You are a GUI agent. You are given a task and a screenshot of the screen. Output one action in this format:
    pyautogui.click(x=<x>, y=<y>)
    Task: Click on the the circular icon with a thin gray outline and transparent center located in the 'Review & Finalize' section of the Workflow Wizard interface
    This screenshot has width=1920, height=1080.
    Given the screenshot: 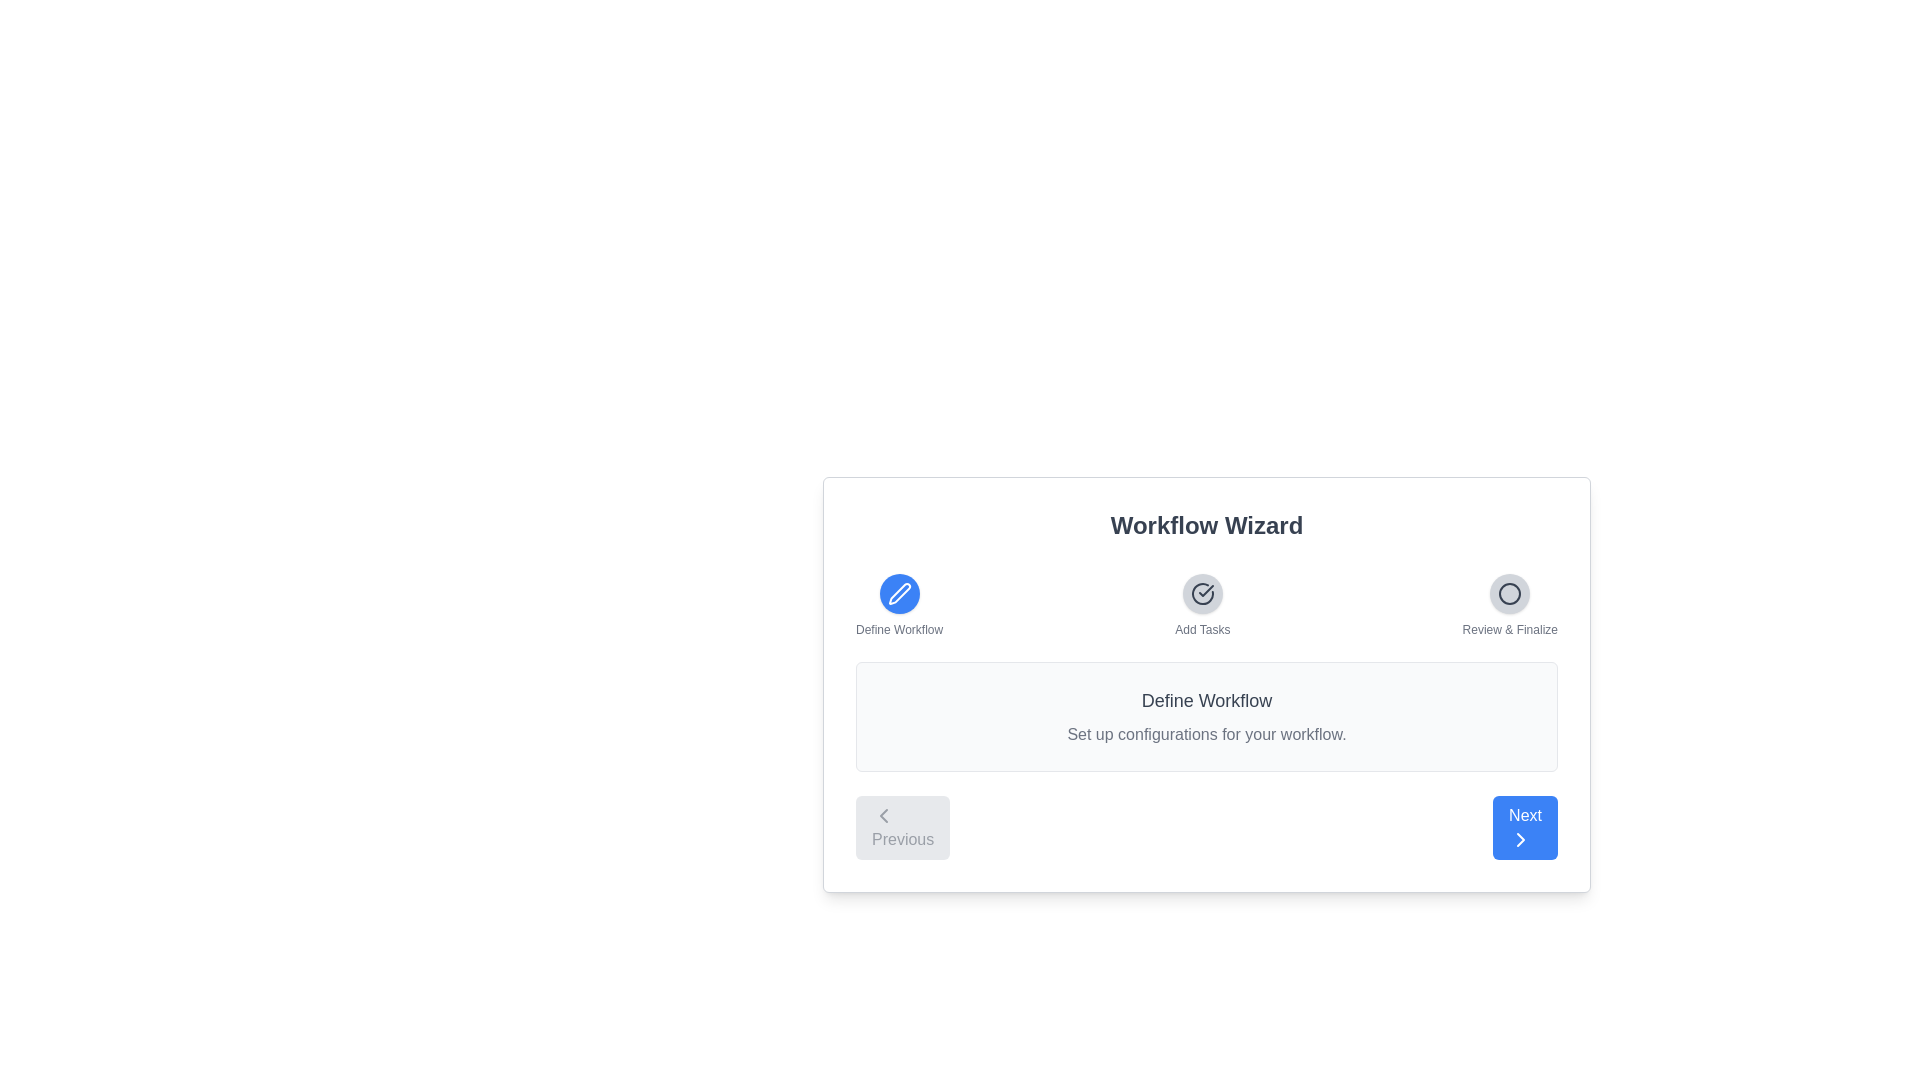 What is the action you would take?
    pyautogui.click(x=1510, y=593)
    